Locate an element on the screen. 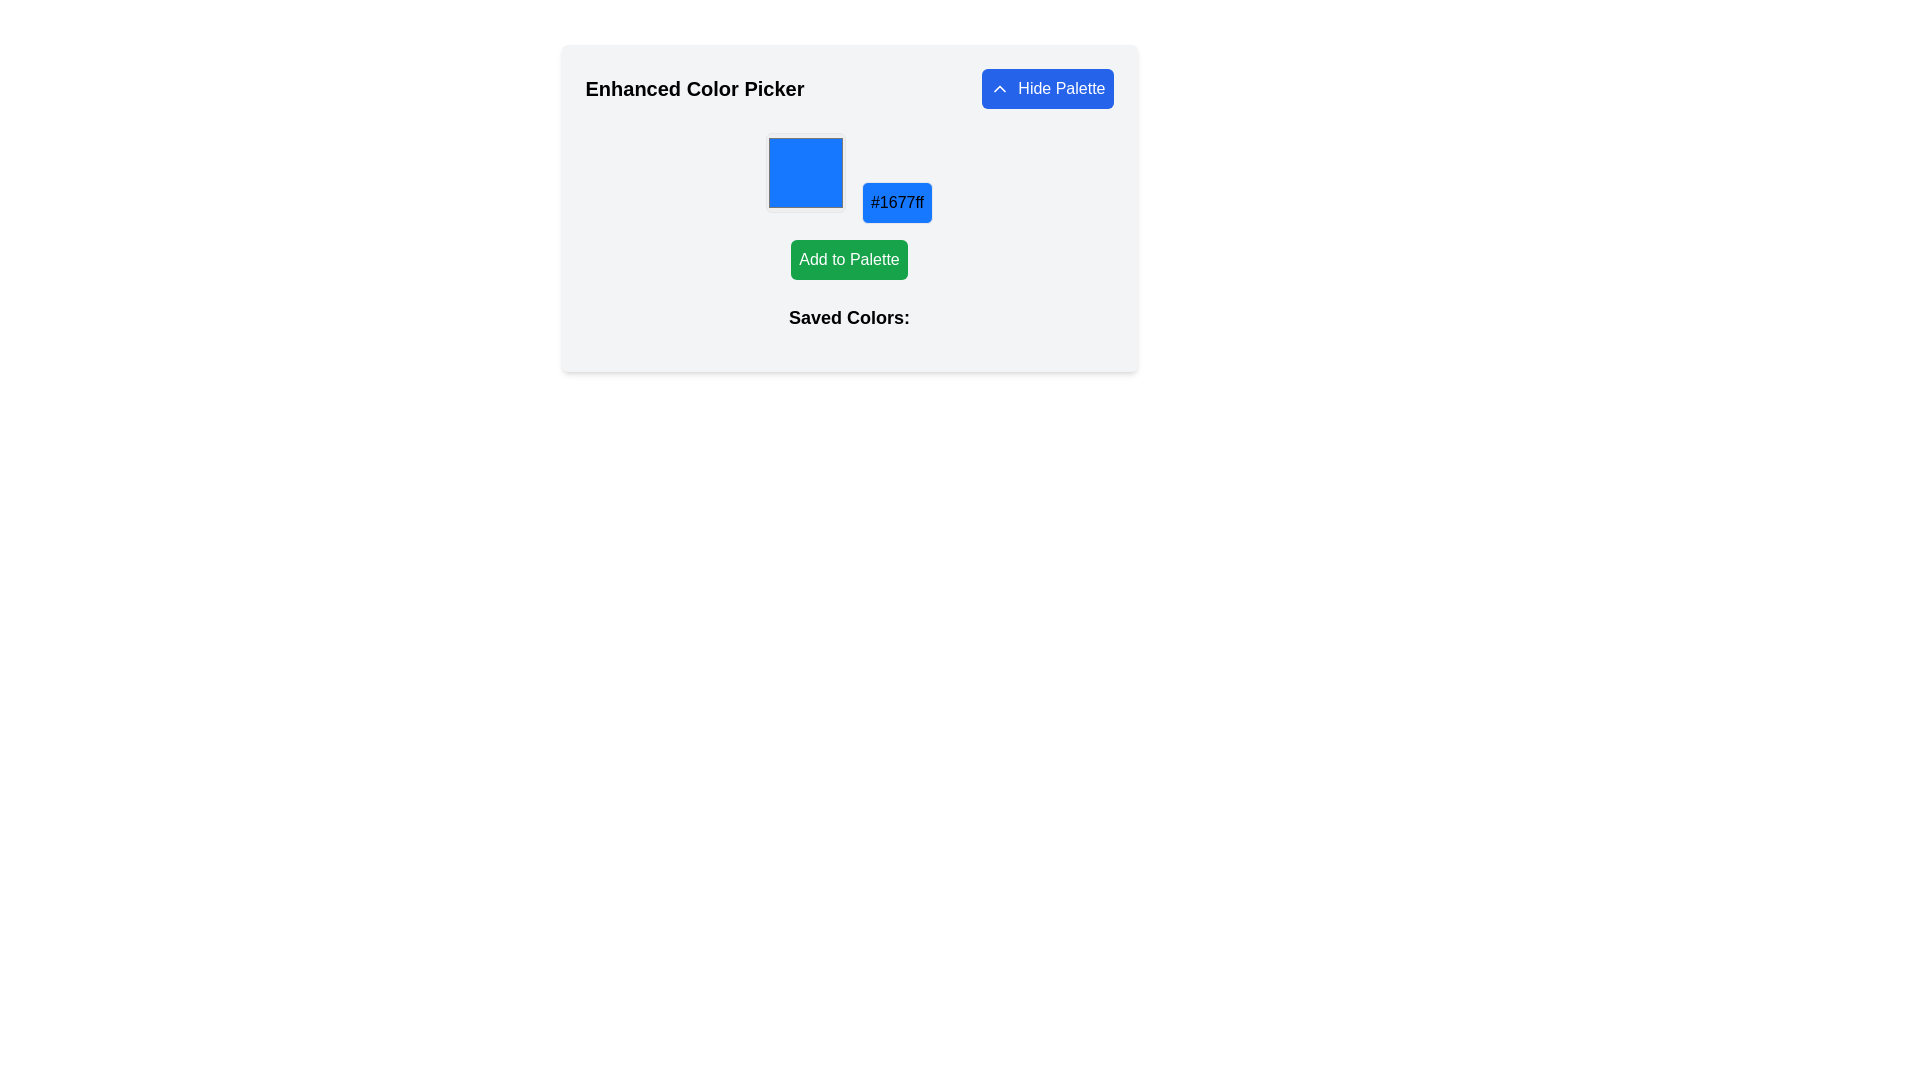  the blue rounded button labeled 'Hide Palette' with an upward-facing chevron icon is located at coordinates (1046, 87).